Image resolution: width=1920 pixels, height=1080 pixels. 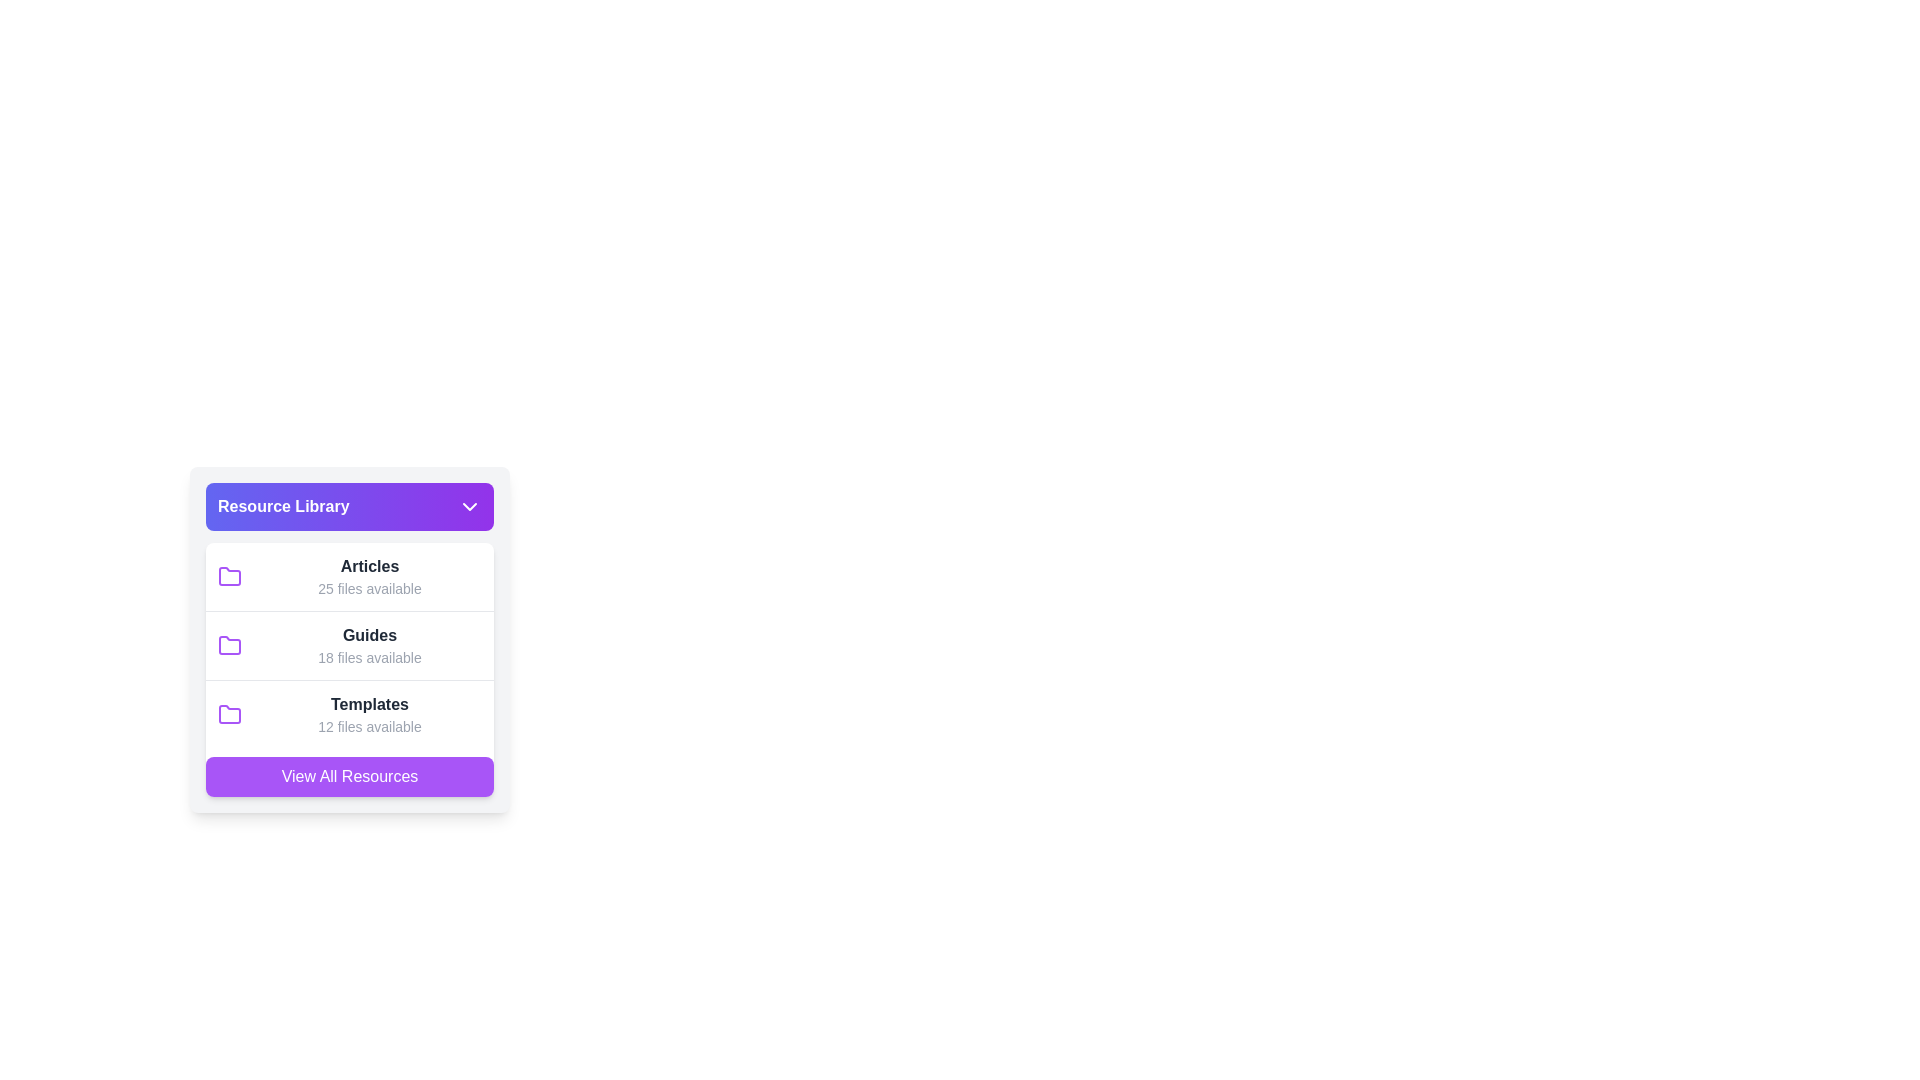 I want to click on to select the 'Articles' category in the Resource Library dropdown menu, which indicates access to 25 files related to this category, so click(x=369, y=577).